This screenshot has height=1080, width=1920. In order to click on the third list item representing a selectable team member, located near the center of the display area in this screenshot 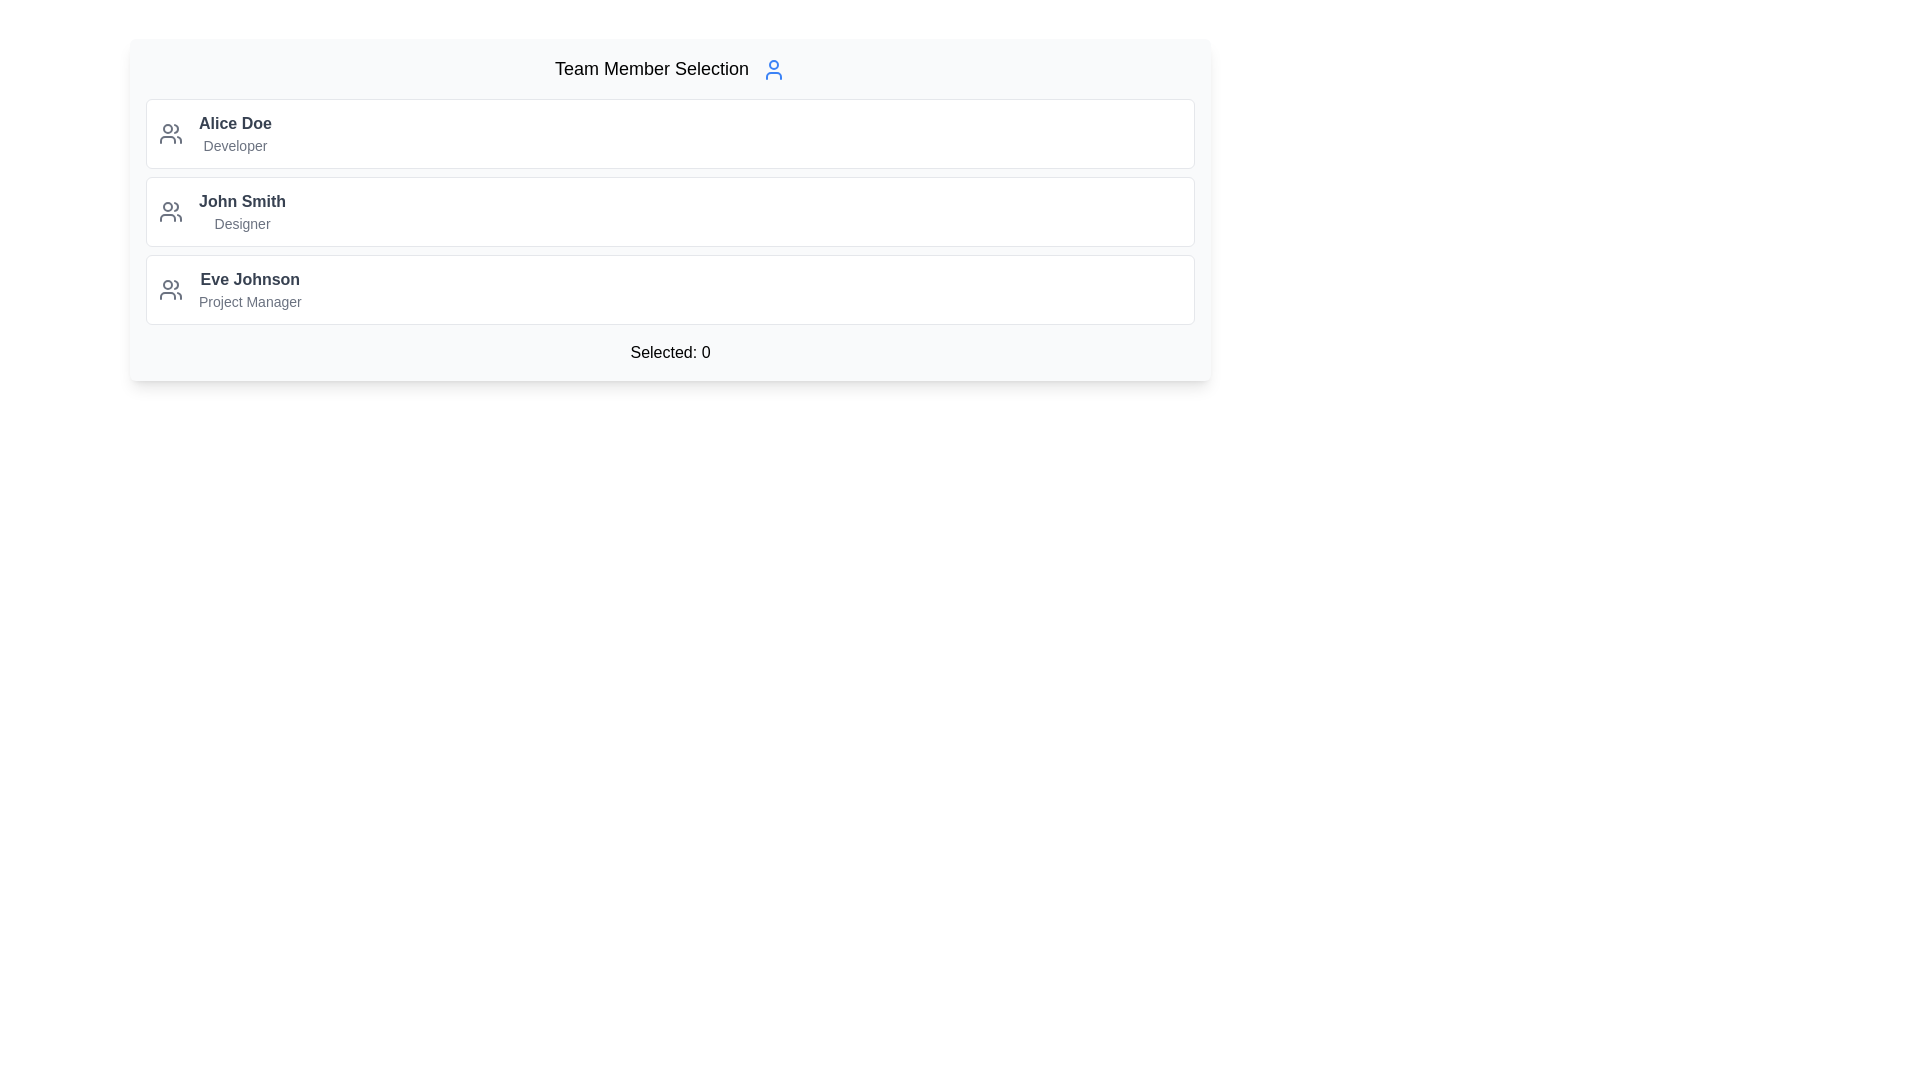, I will do `click(670, 289)`.